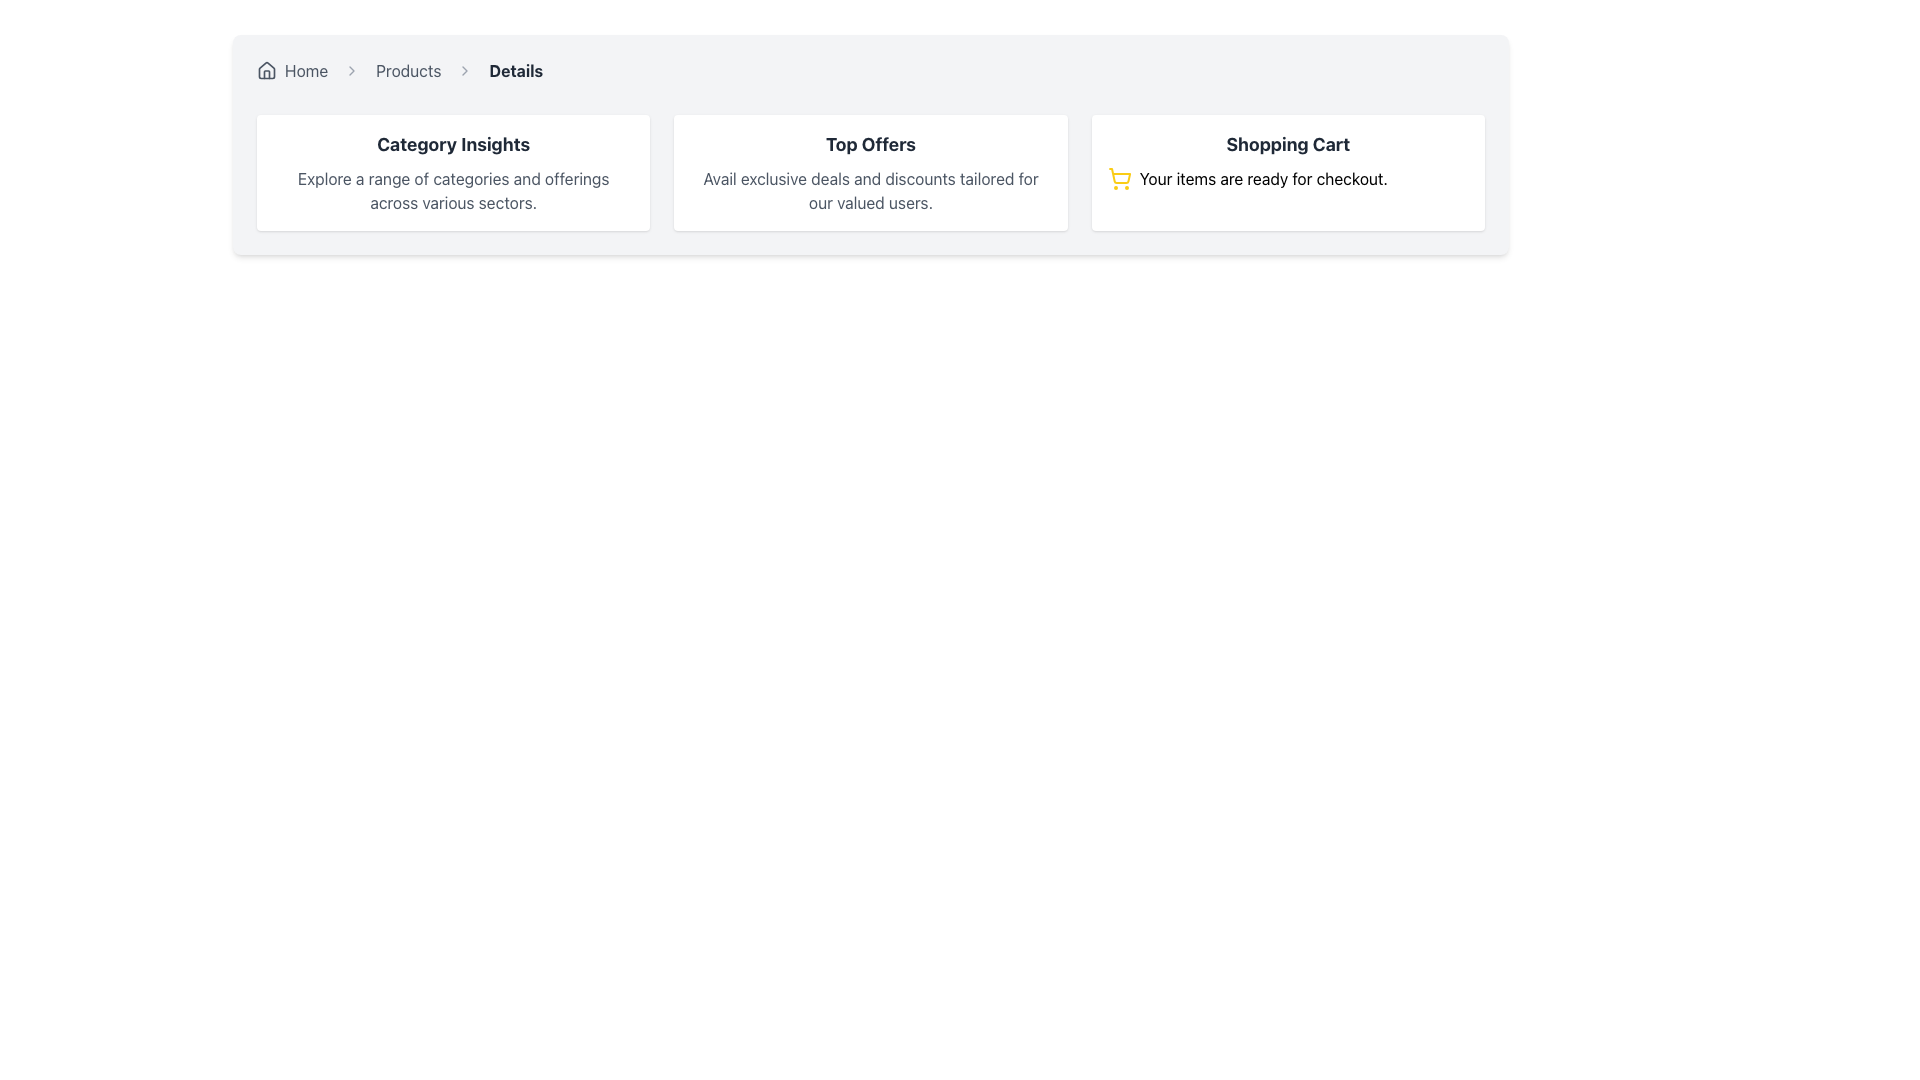 The height and width of the screenshot is (1080, 1920). What do you see at coordinates (452, 191) in the screenshot?
I see `the text block containing the message 'Explore a range of categories and offerings across various sectors.' which is styled in gray and positioned below the header 'Category Insights' within the card component` at bounding box center [452, 191].